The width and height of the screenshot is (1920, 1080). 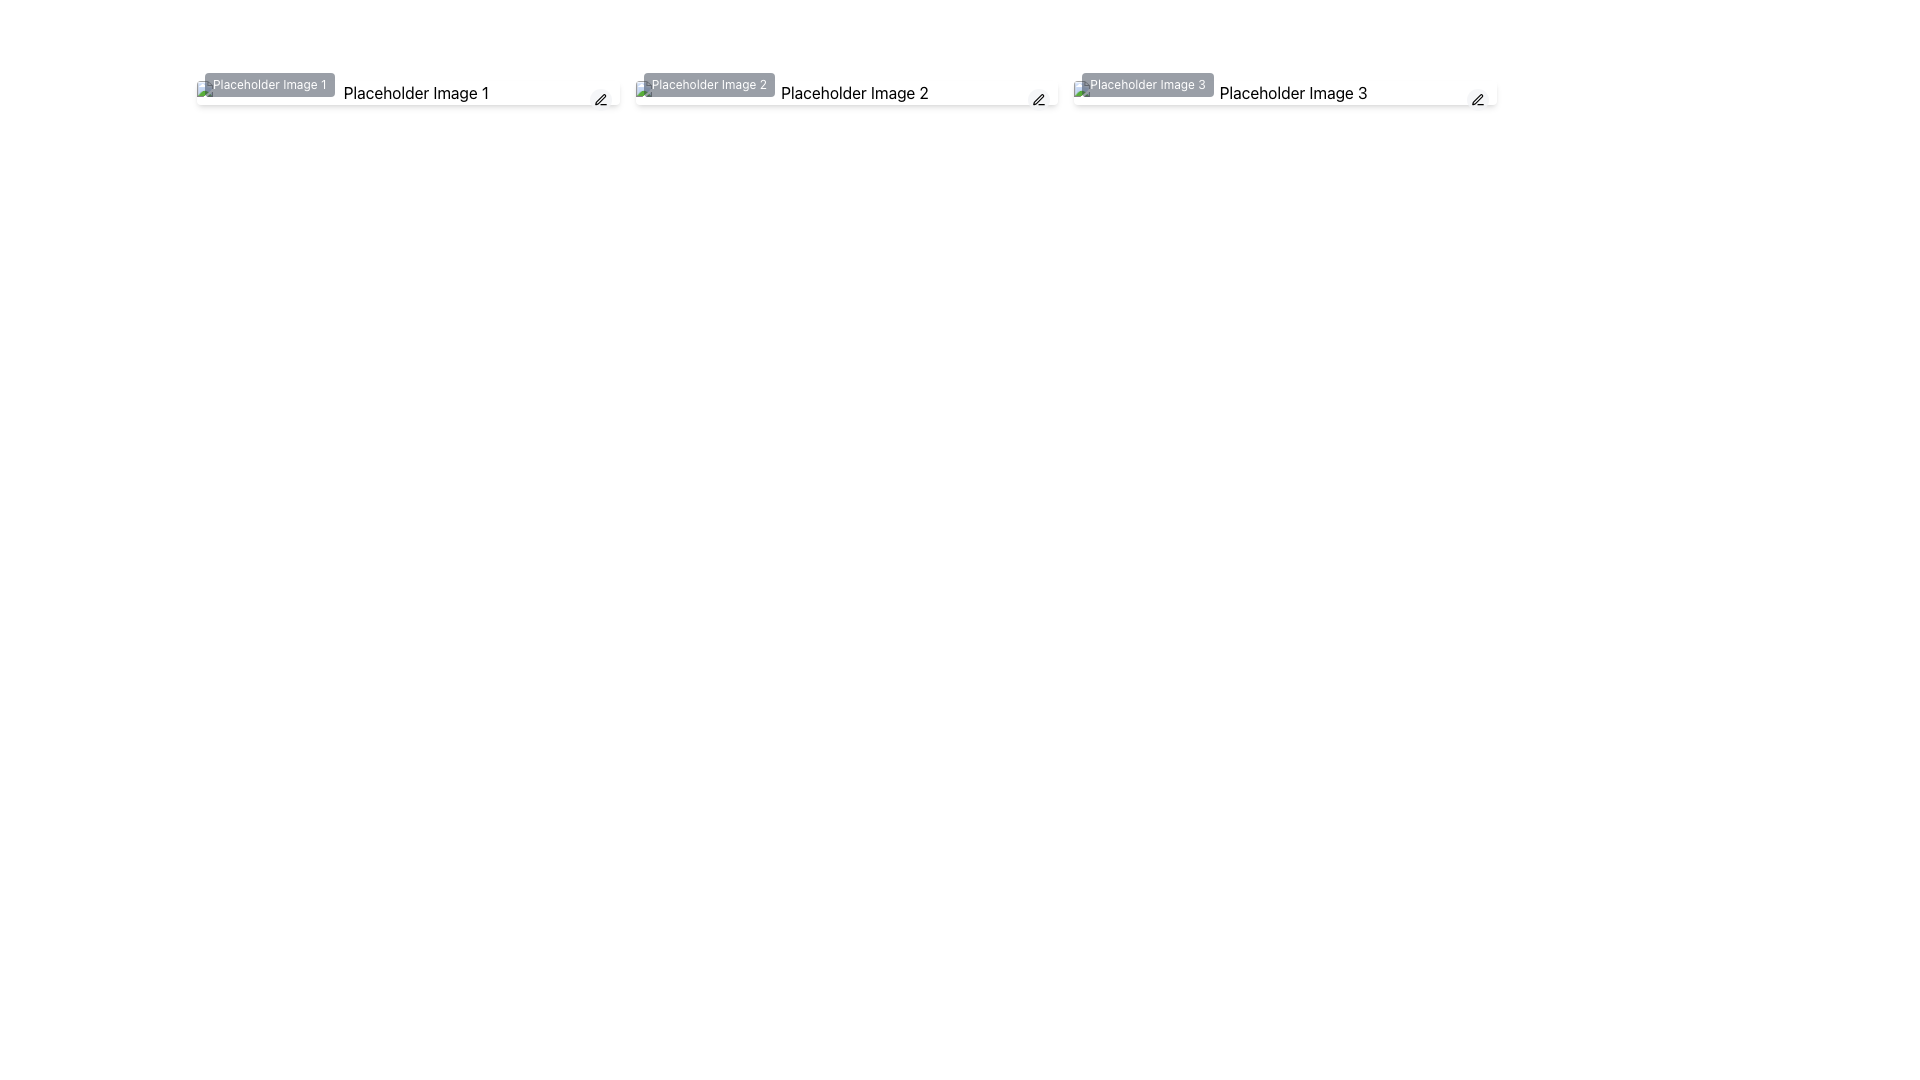 What do you see at coordinates (1478, 100) in the screenshot?
I see `the pen icon located in the top-right corner of the card titled 'Placeholder Image 3' to initiate editing` at bounding box center [1478, 100].